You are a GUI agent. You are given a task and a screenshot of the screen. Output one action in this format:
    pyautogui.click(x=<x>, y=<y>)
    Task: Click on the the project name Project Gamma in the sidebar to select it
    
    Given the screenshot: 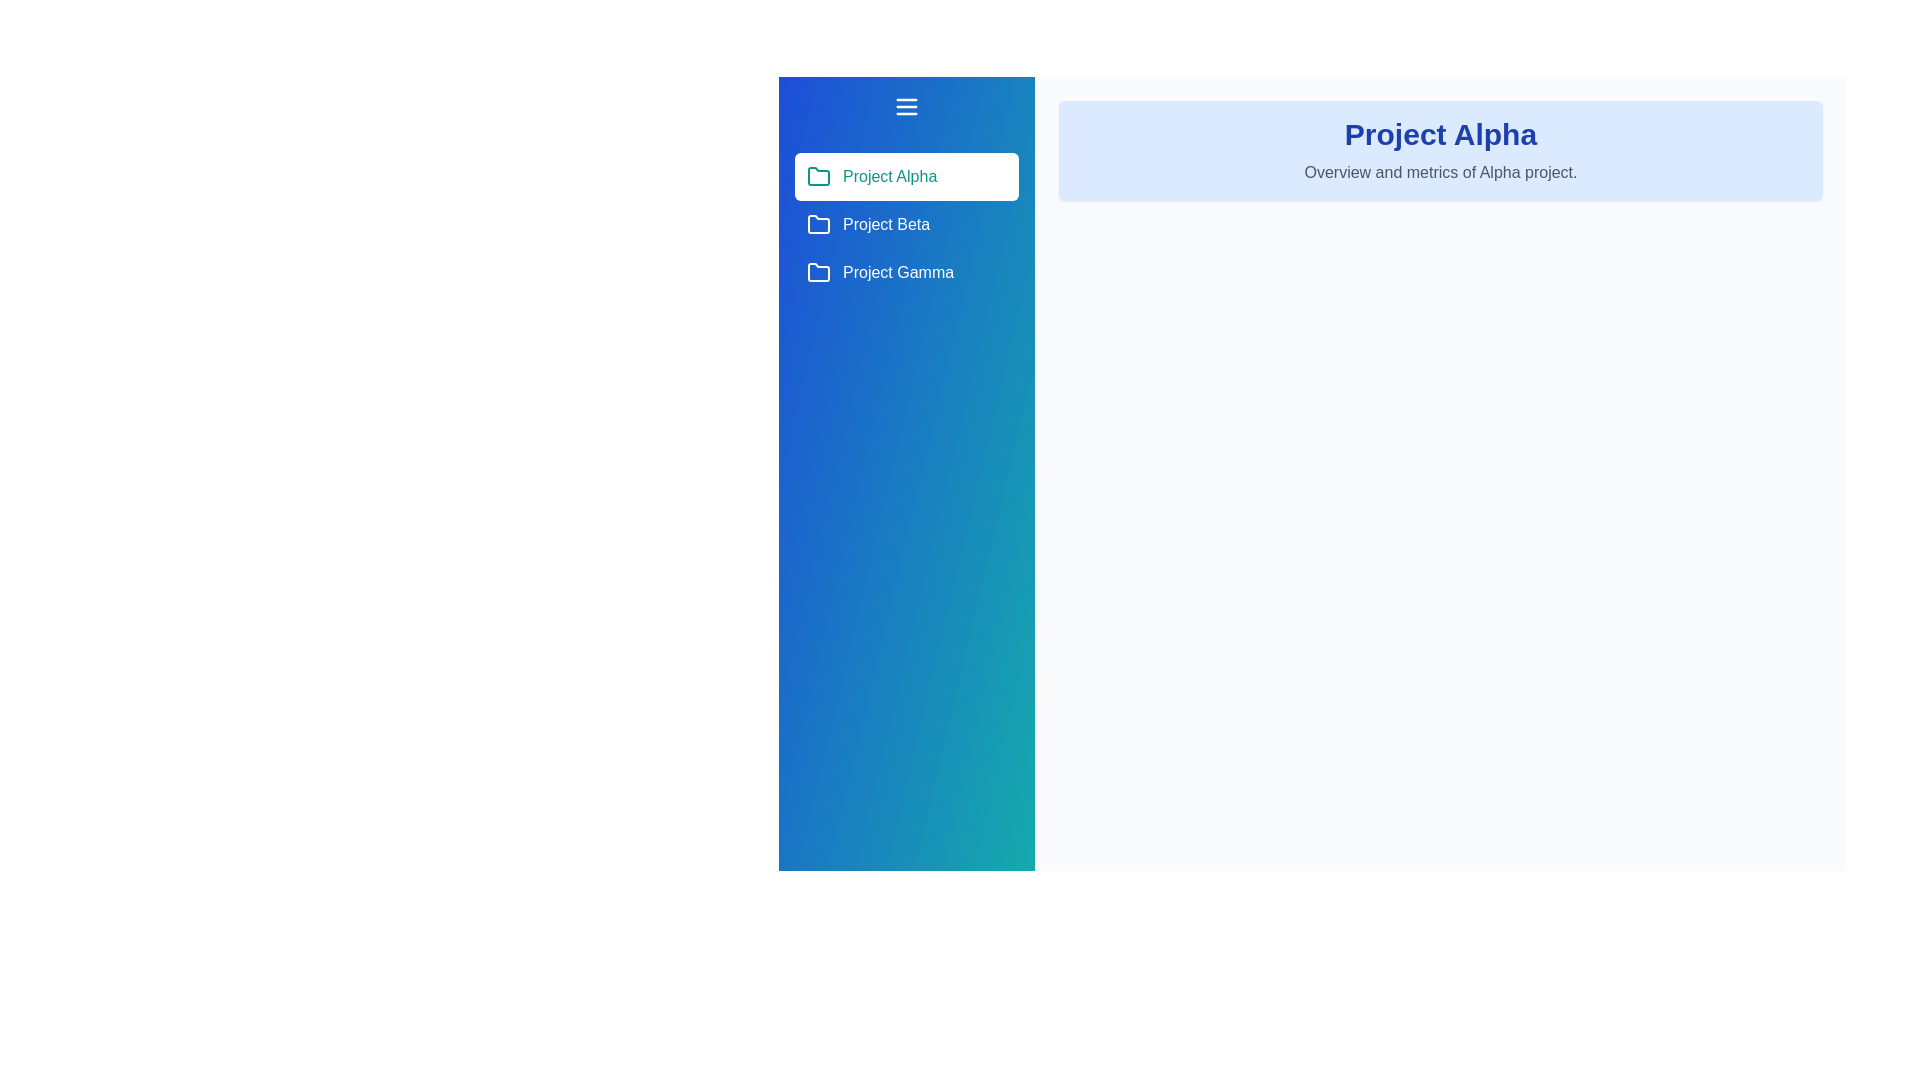 What is the action you would take?
    pyautogui.click(x=906, y=273)
    